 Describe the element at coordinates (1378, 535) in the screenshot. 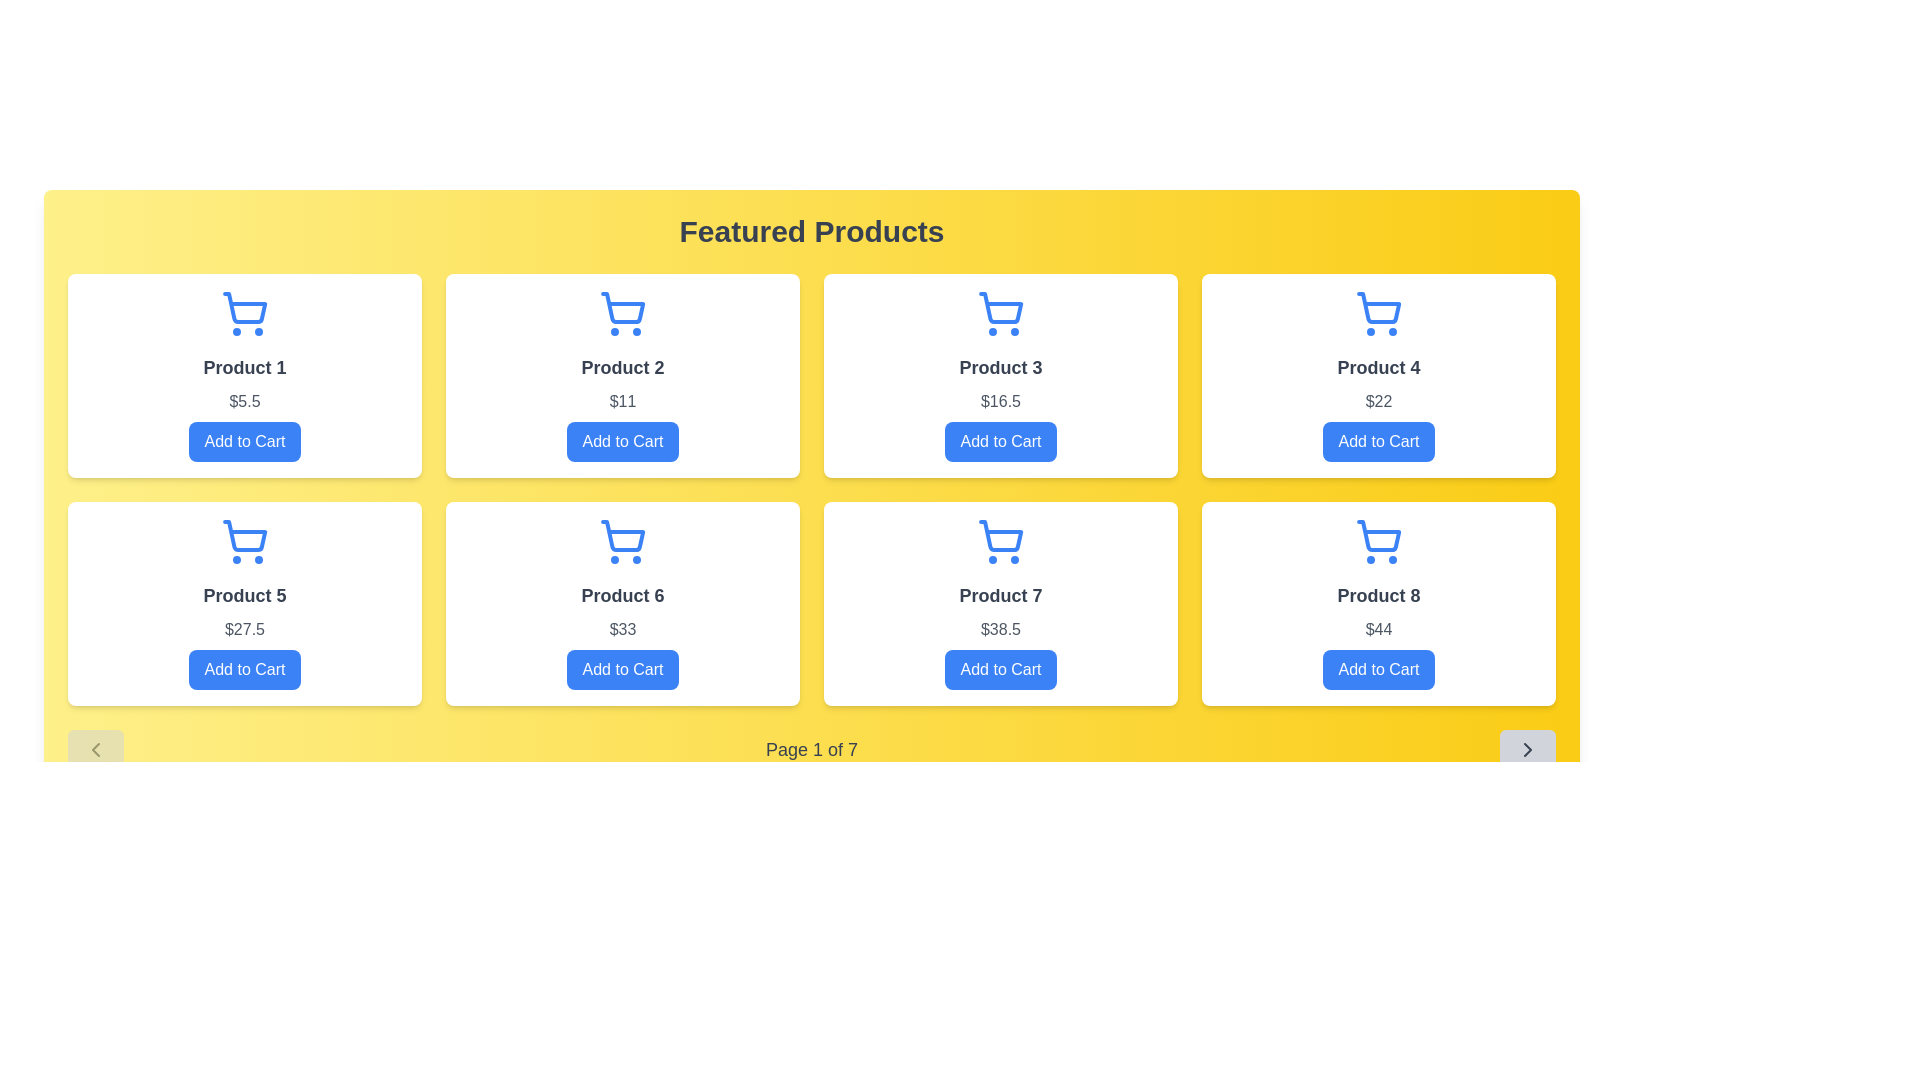

I see `the shopping cart icon located centrally at the top of the 'Product 8' card for information` at that location.